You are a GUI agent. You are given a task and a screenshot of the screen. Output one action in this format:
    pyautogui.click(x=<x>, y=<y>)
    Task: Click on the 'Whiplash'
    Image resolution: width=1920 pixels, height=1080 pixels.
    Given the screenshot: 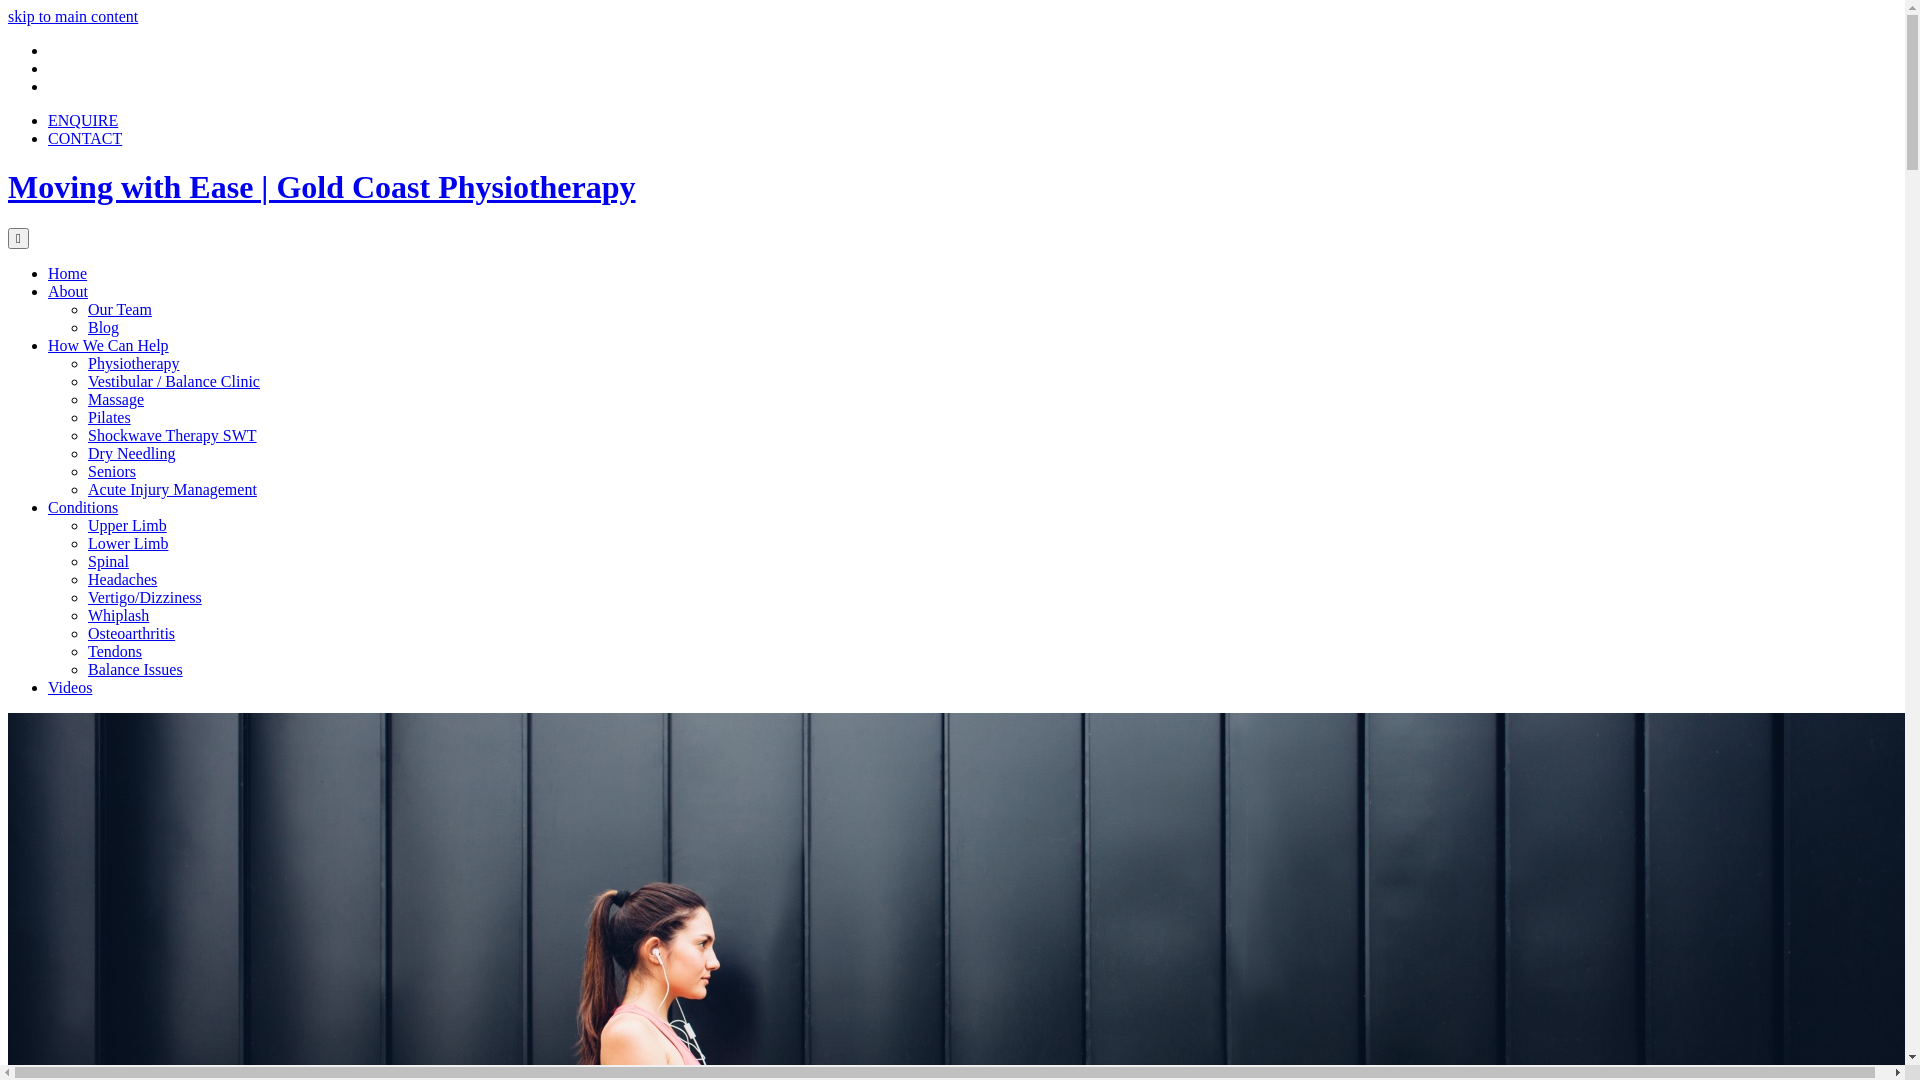 What is the action you would take?
    pyautogui.click(x=117, y=614)
    